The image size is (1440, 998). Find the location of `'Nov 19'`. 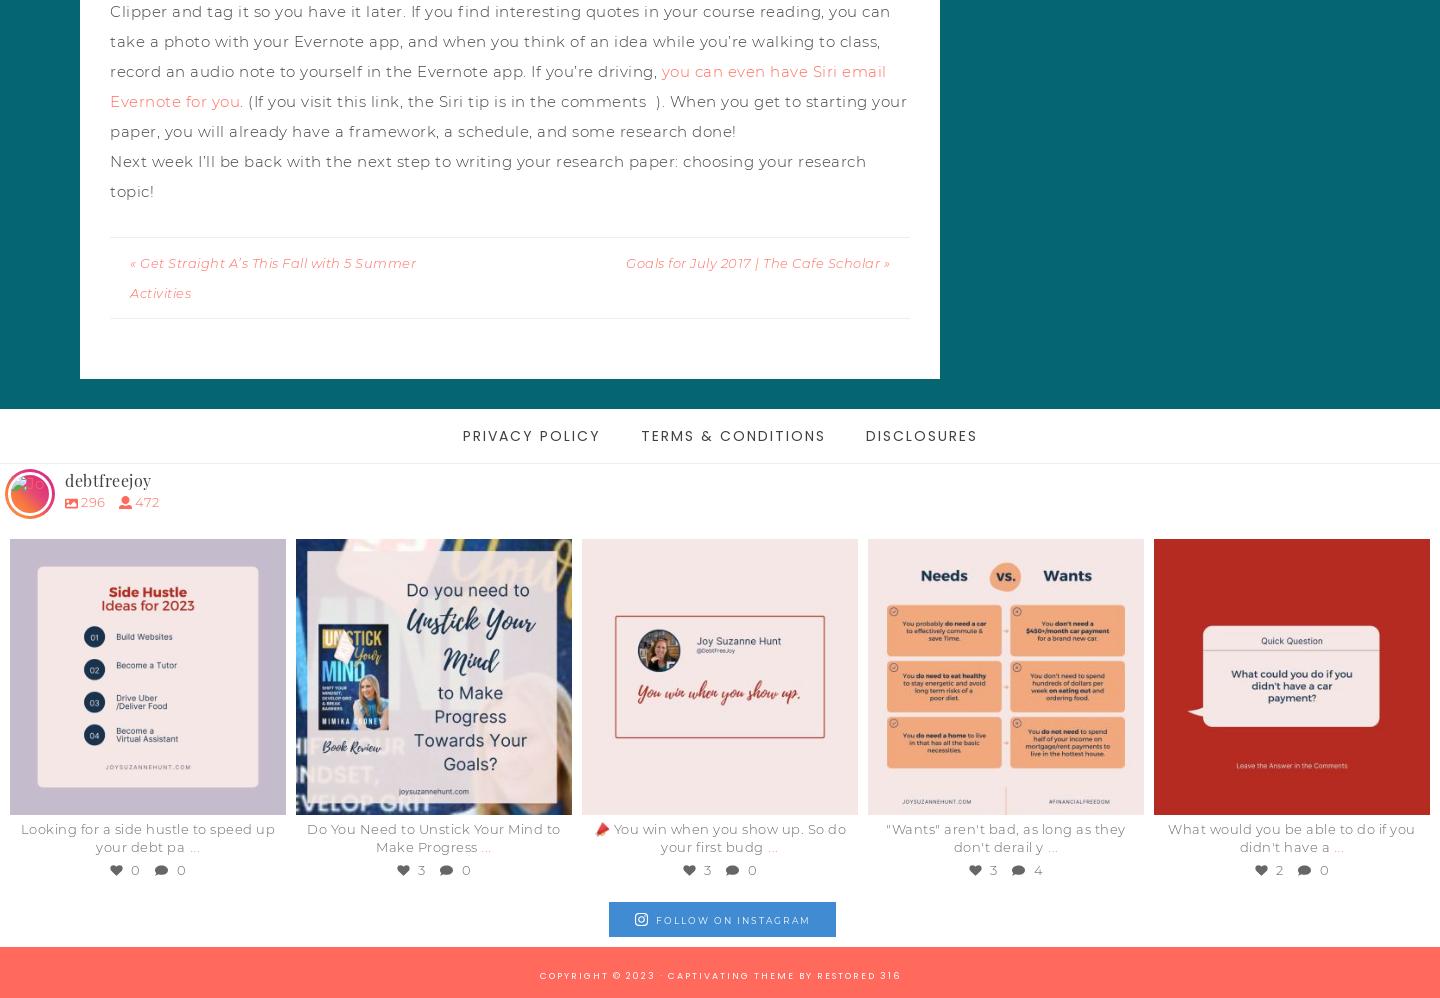

'Nov 19' is located at coordinates (1297, 791).